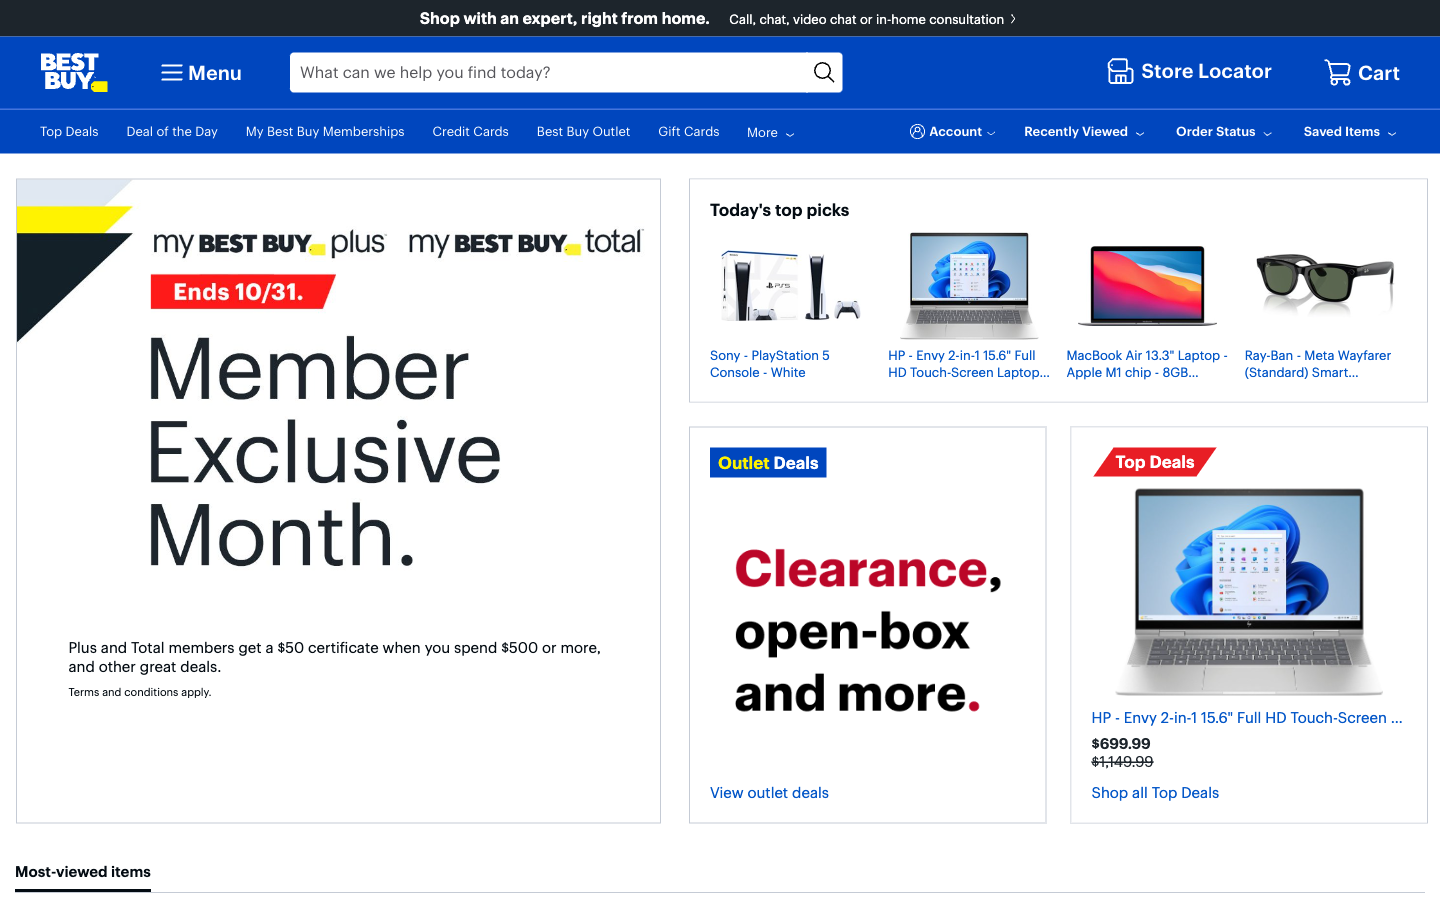 The height and width of the screenshot is (900, 1440). I want to click on Check order status of the latest order, so click(1225, 131).